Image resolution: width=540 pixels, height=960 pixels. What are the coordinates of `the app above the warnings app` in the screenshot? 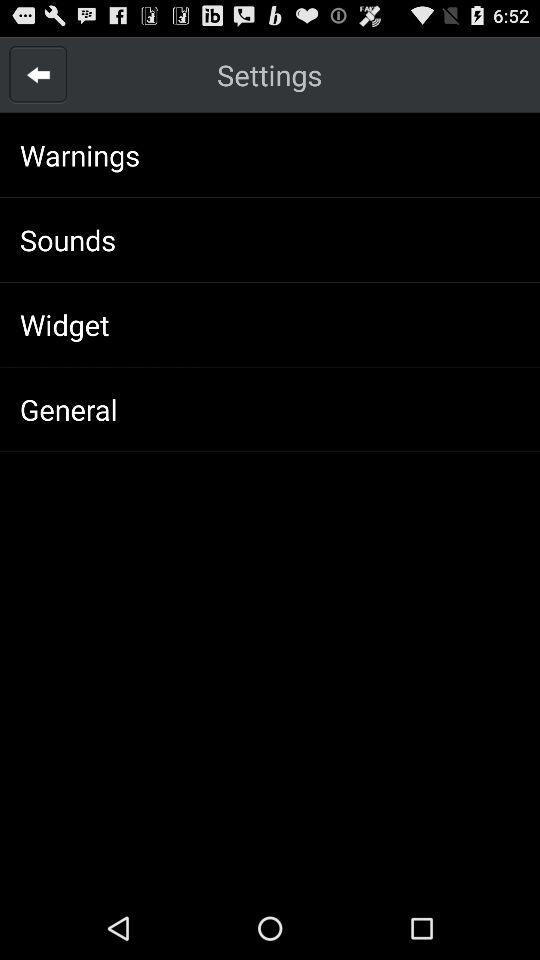 It's located at (38, 74).